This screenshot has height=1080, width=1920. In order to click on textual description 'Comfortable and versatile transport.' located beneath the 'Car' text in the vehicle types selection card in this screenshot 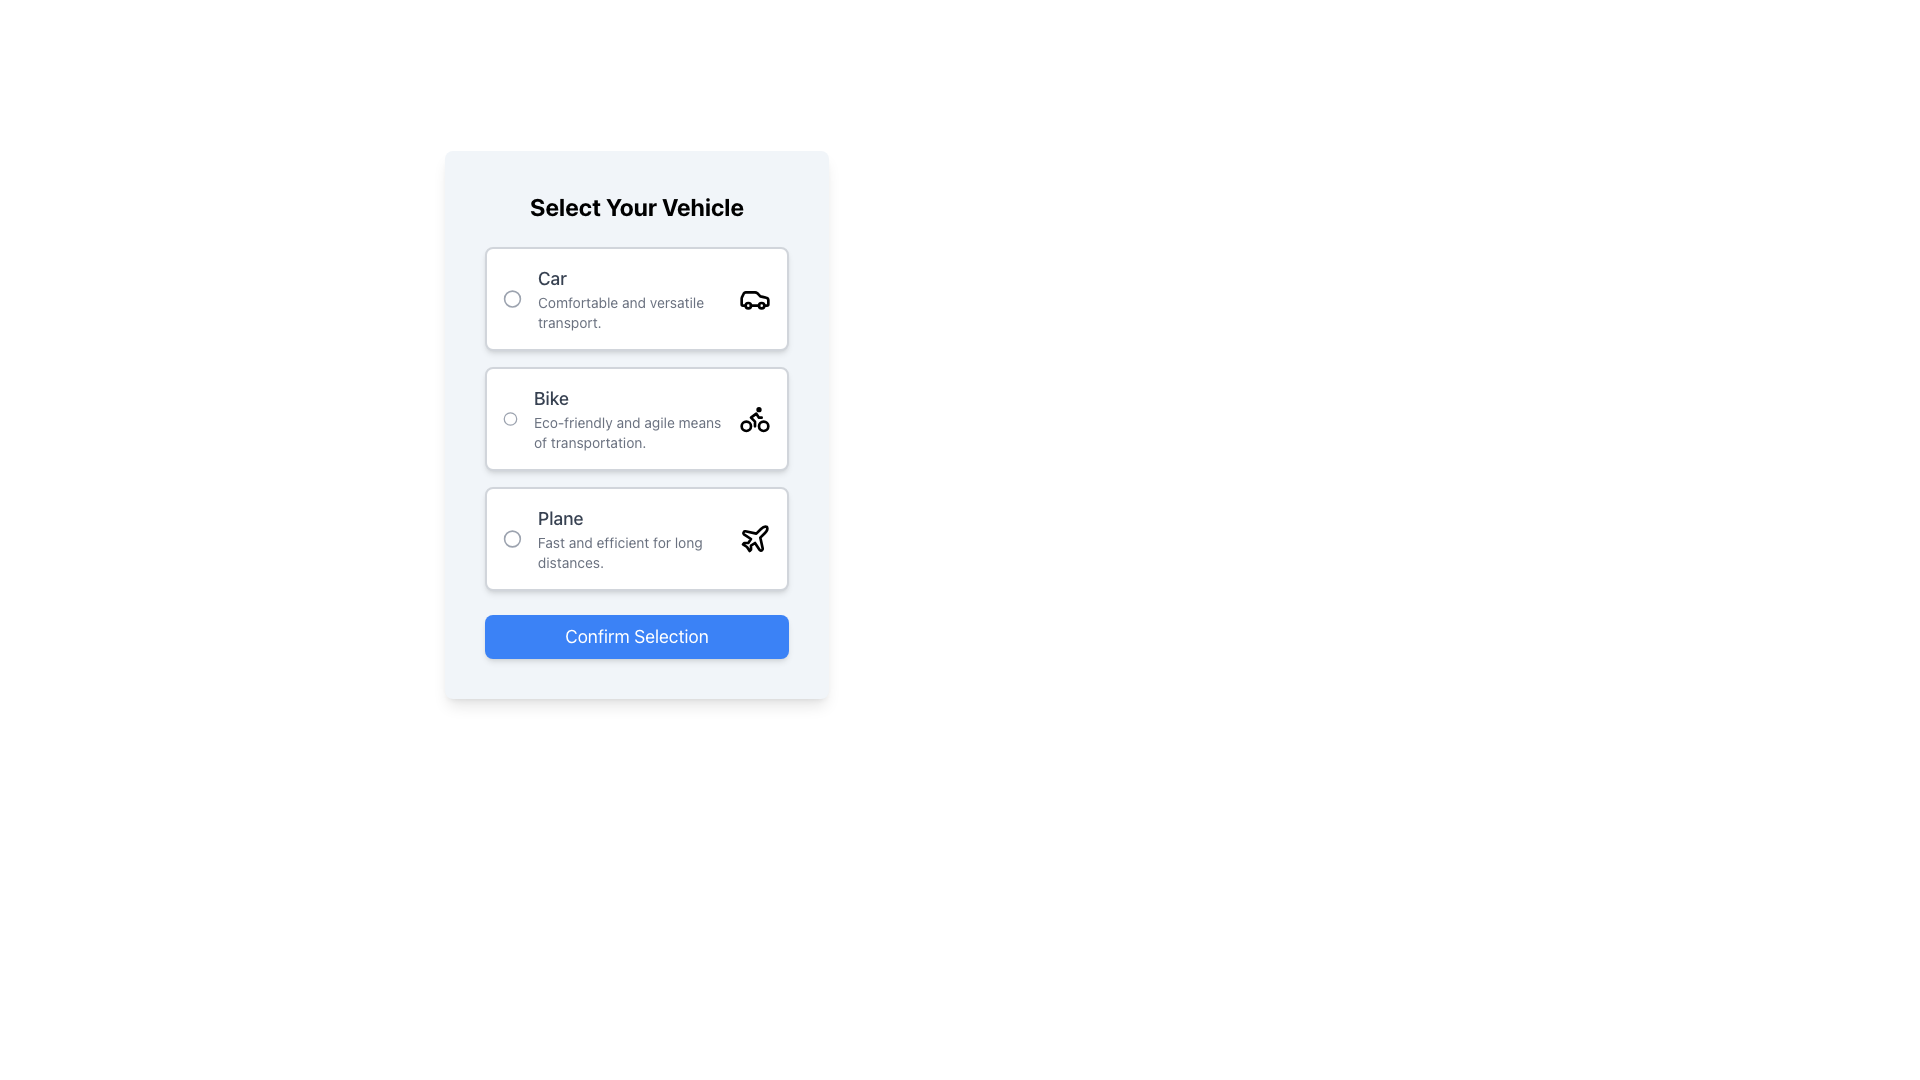, I will do `click(629, 312)`.